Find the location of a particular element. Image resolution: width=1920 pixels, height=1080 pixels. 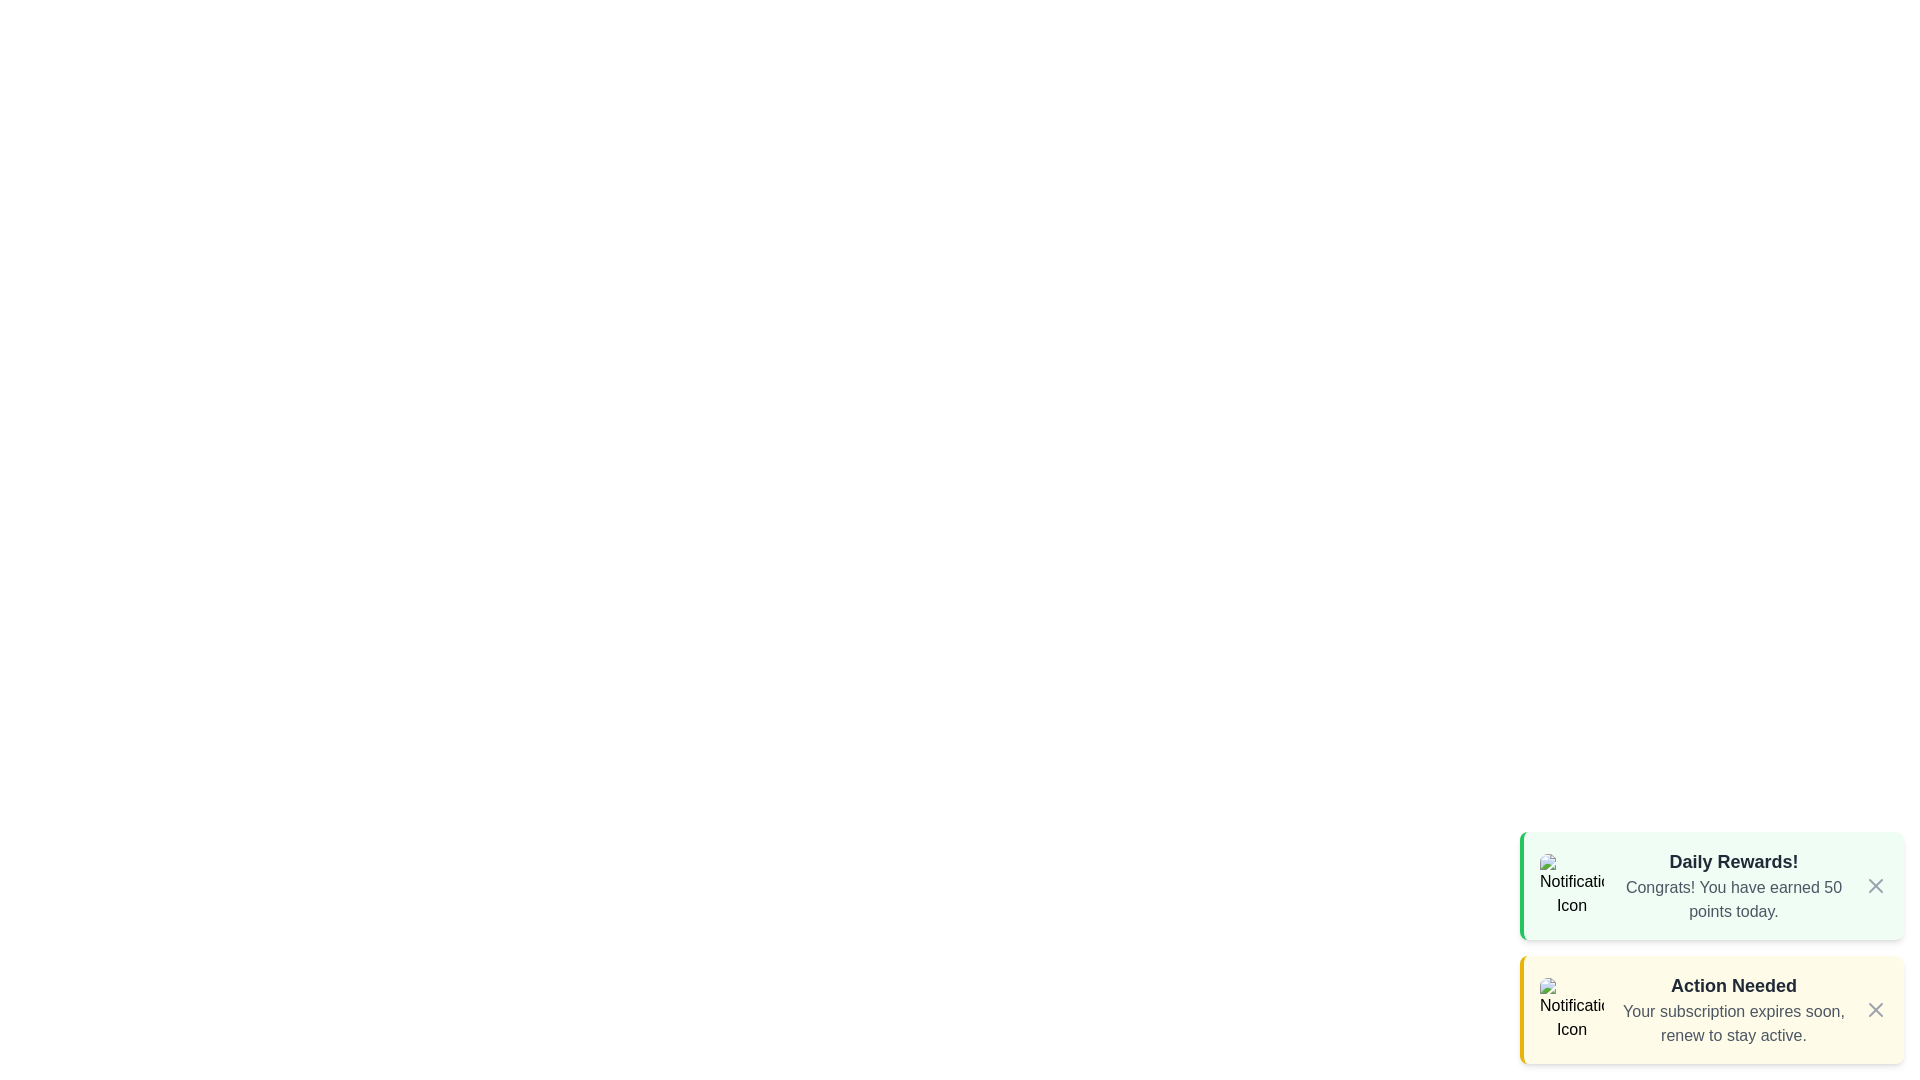

the notification area to view its details is located at coordinates (1711, 885).